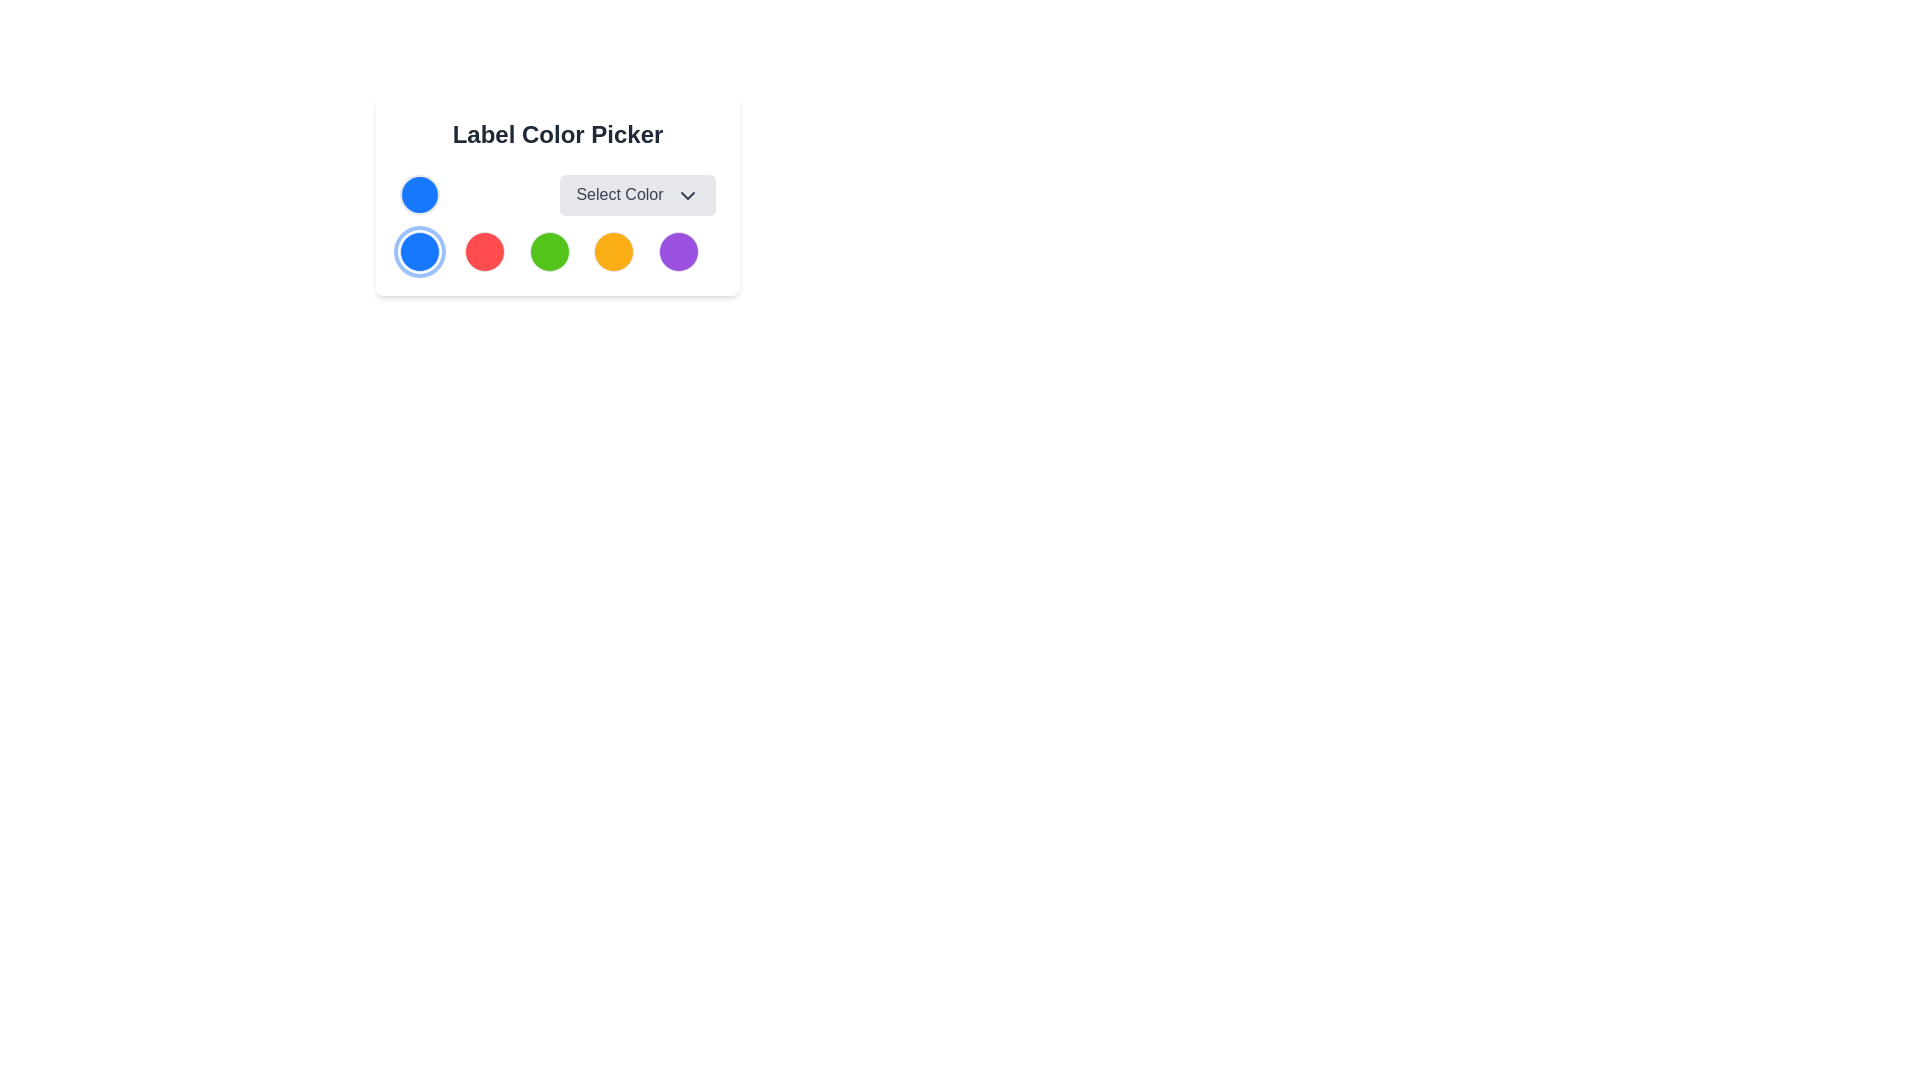 Image resolution: width=1920 pixels, height=1080 pixels. What do you see at coordinates (419, 195) in the screenshot?
I see `the Color Selection Circle located at the leftmost position of the color picker` at bounding box center [419, 195].